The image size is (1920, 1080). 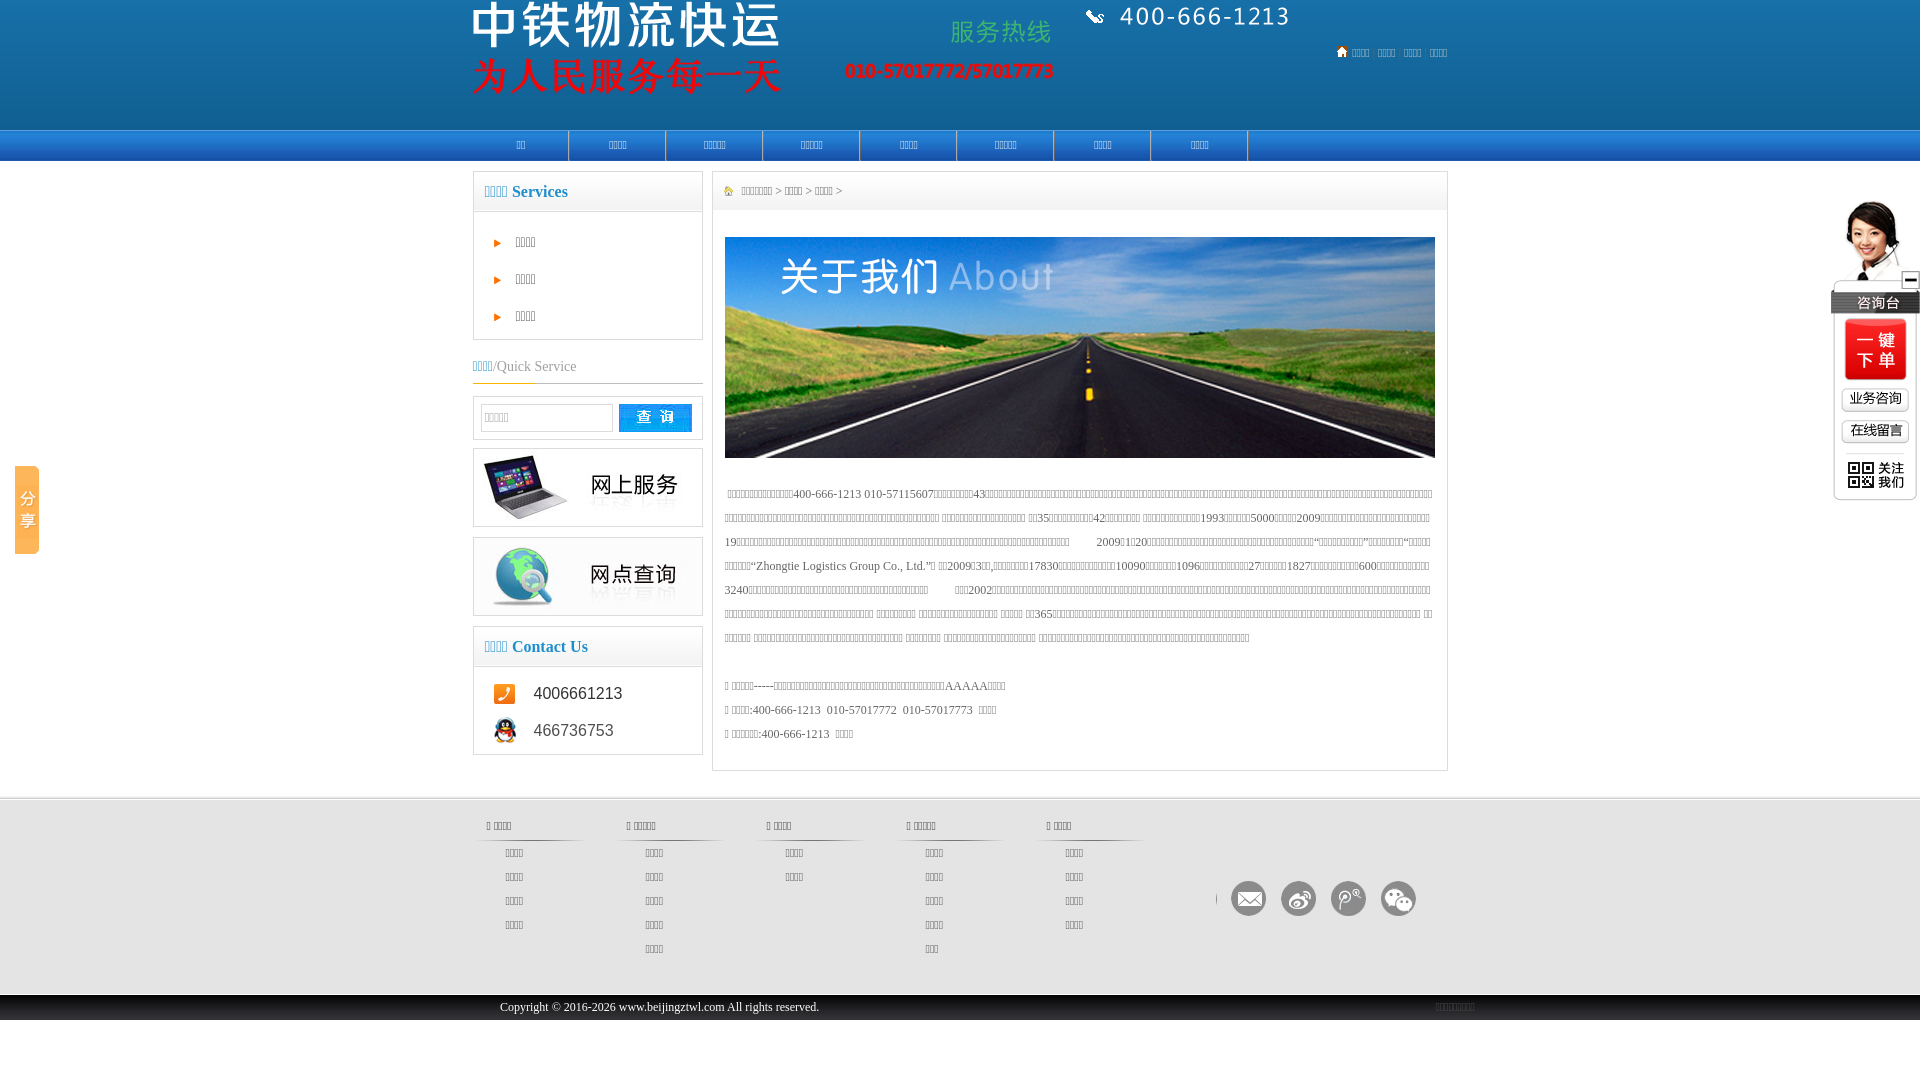 What do you see at coordinates (587, 730) in the screenshot?
I see `'466736753'` at bounding box center [587, 730].